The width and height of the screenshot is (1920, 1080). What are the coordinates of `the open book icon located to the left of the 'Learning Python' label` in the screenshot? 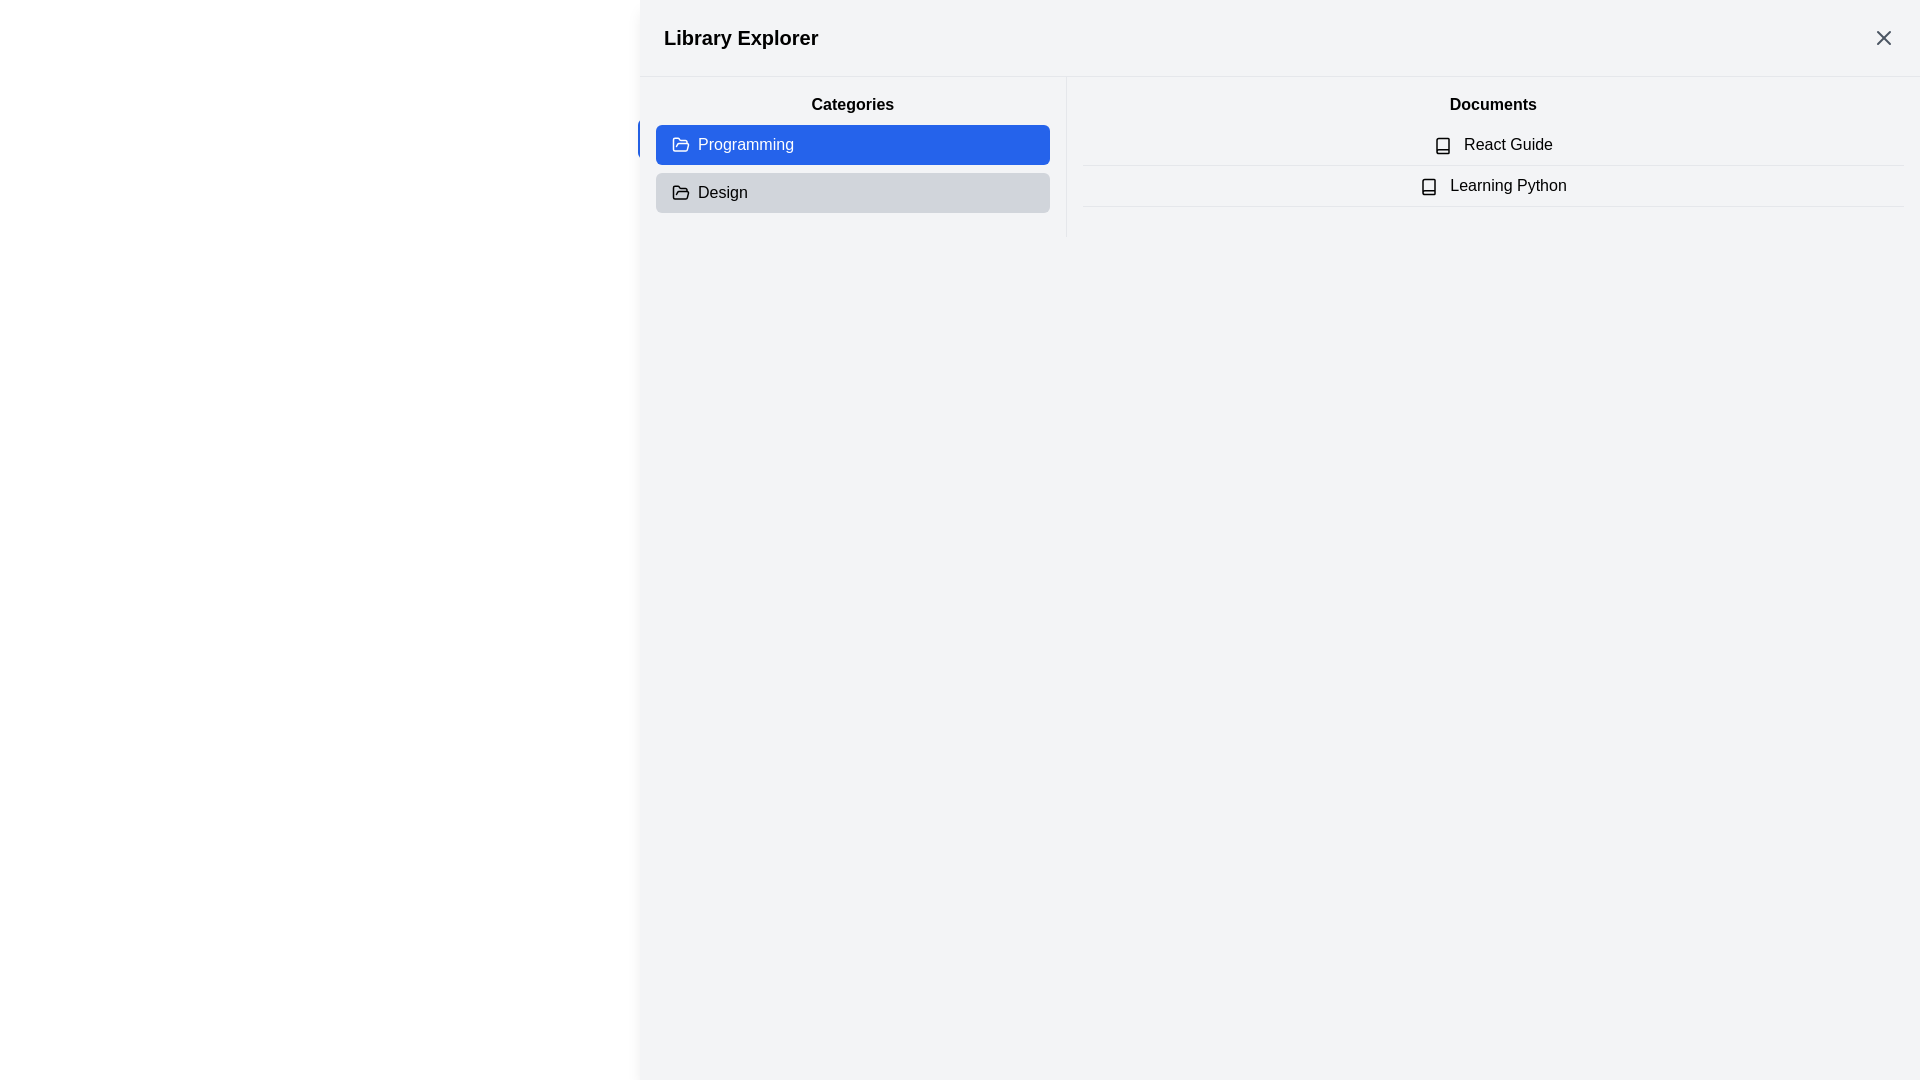 It's located at (1427, 186).